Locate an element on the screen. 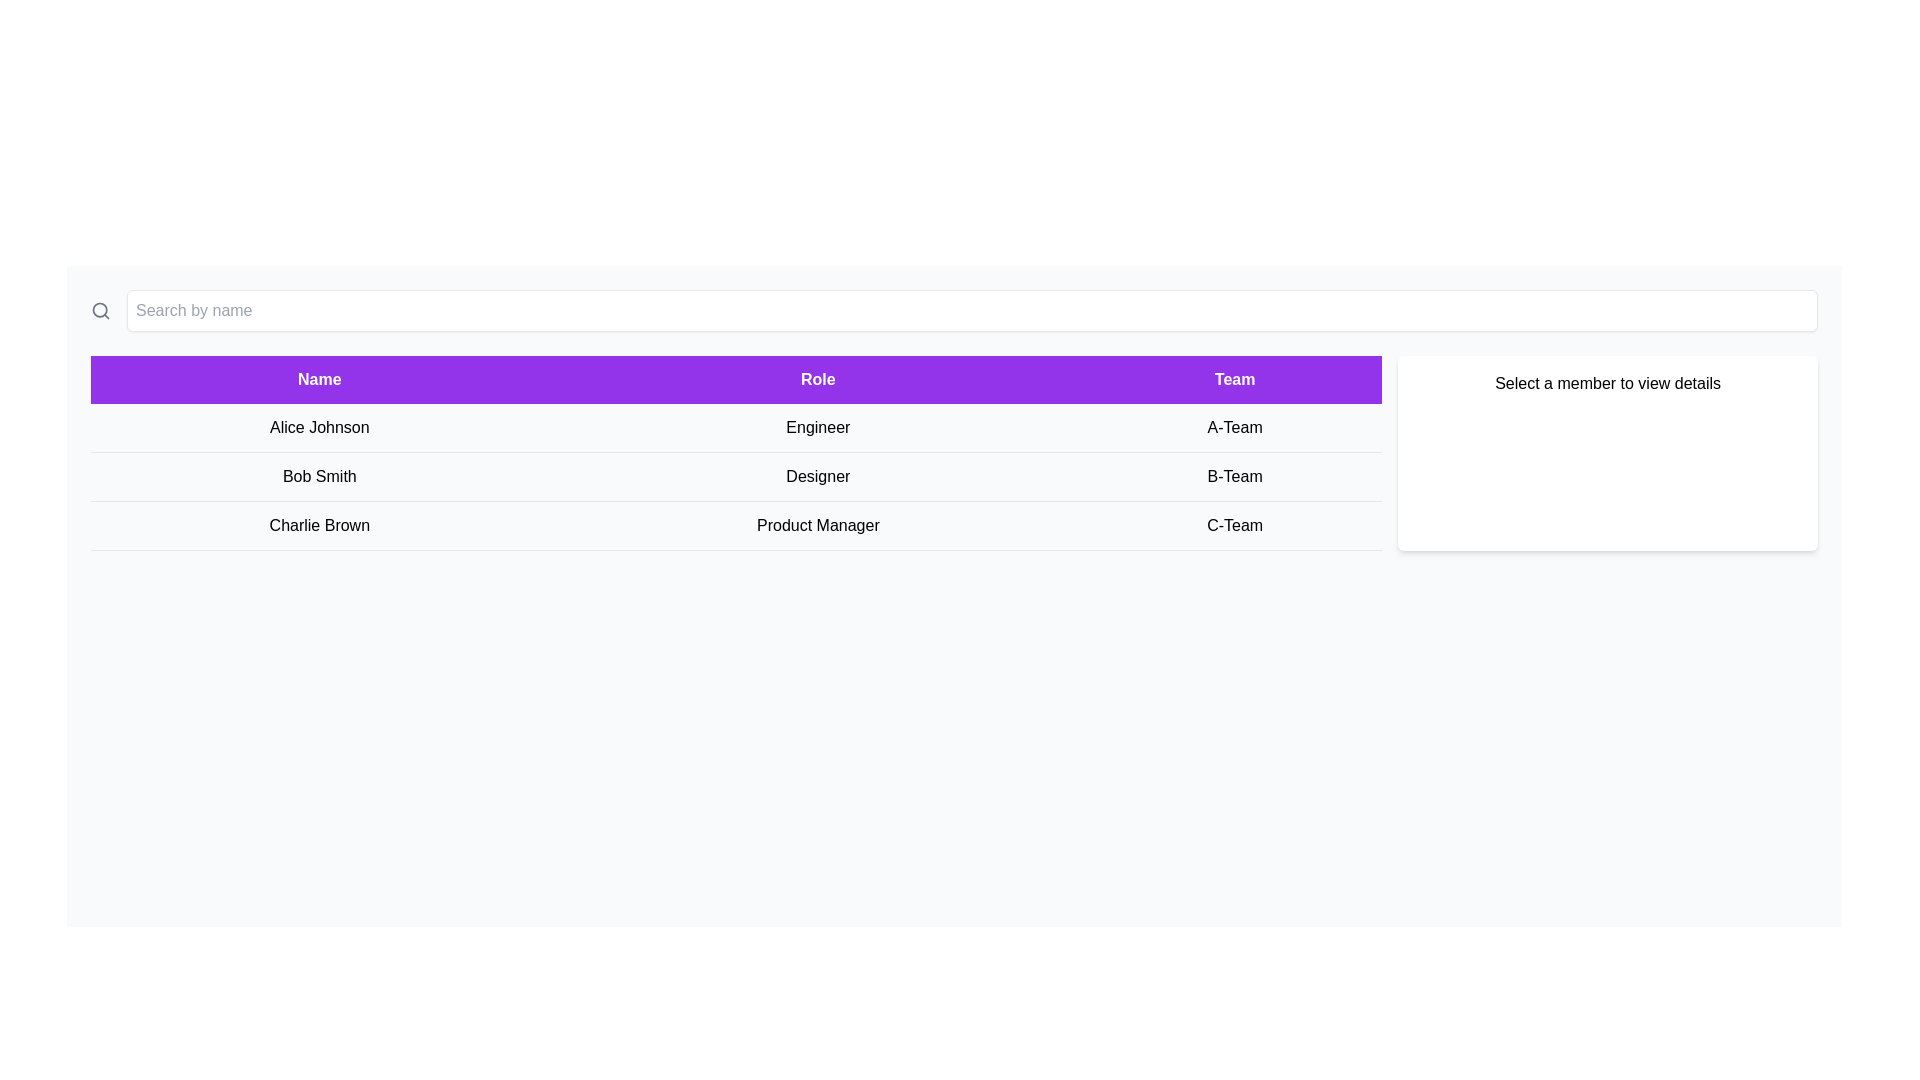  the third row in the table that displays 'Charlie Brown' as the Name, 'Product Manager' as the Role, and 'C-Team' as the Team is located at coordinates (735, 524).